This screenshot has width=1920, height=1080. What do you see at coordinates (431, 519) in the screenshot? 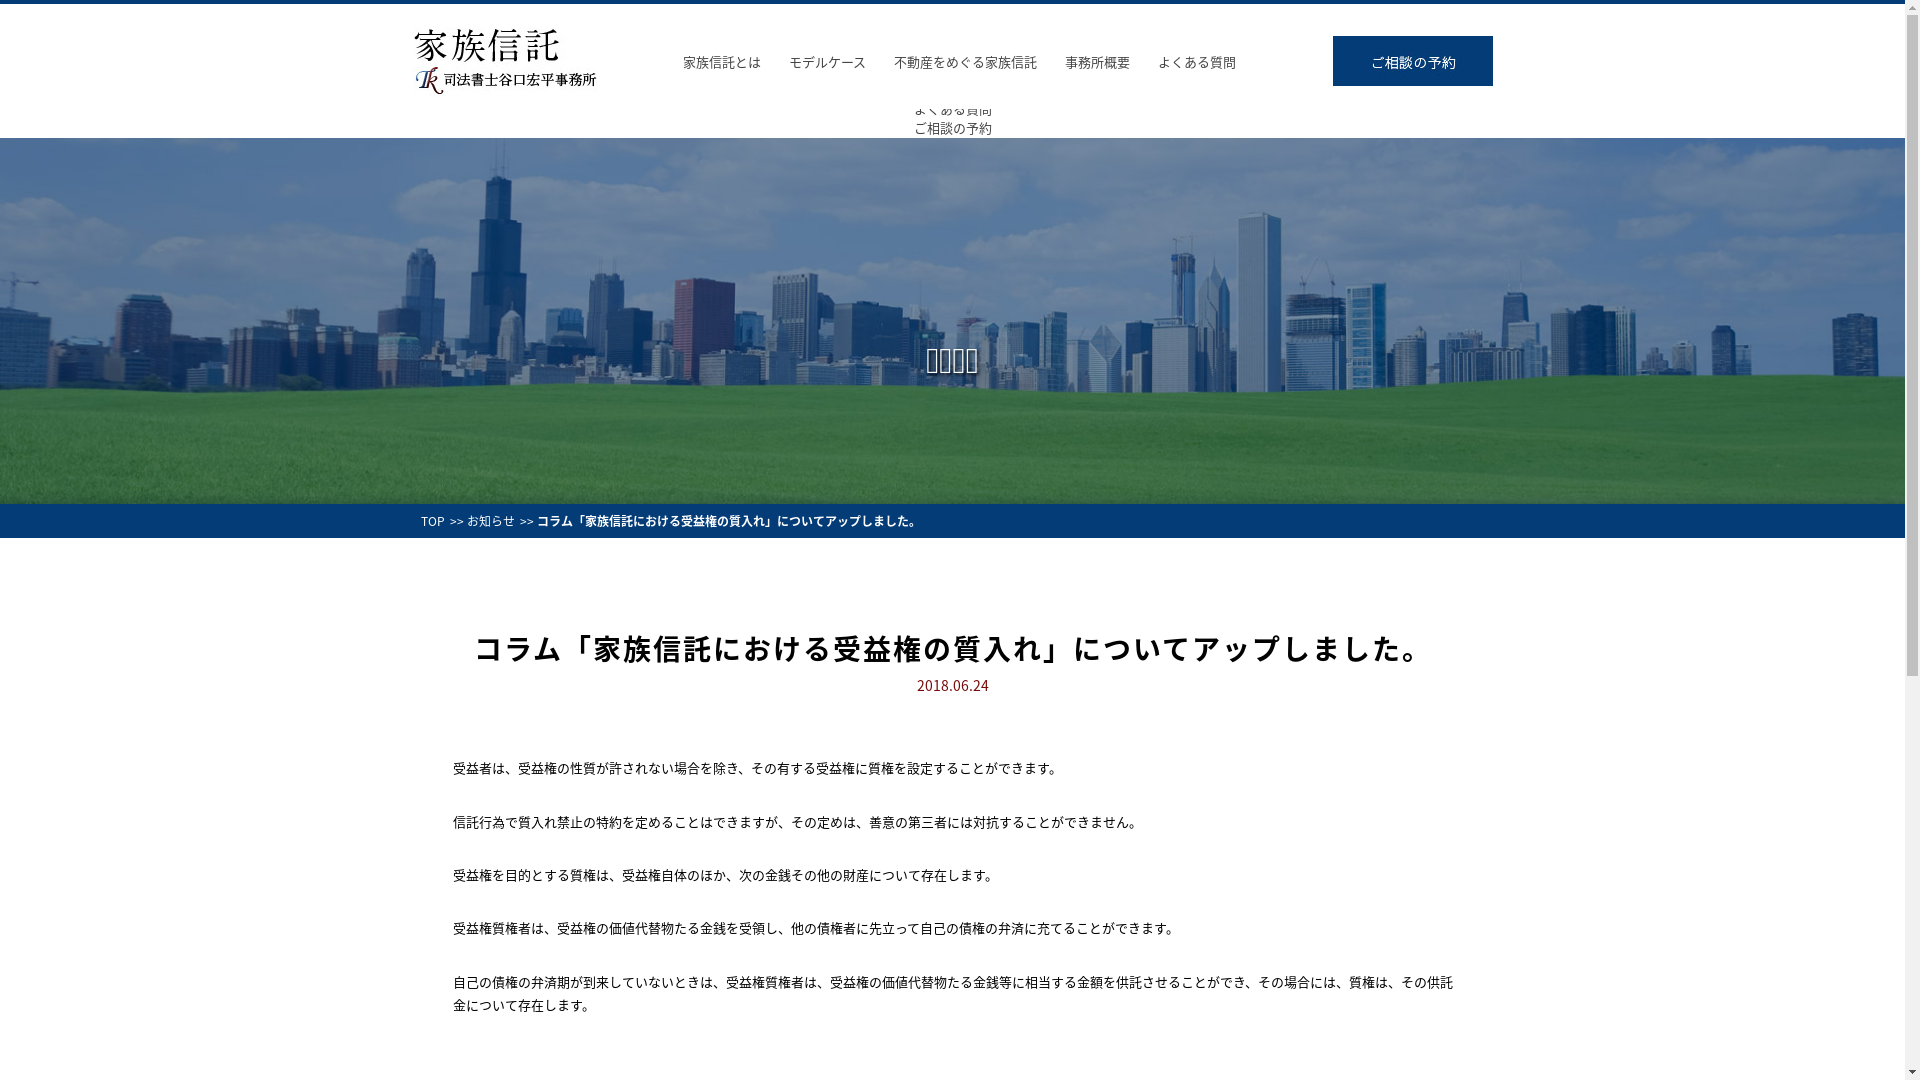
I see `'TOP'` at bounding box center [431, 519].